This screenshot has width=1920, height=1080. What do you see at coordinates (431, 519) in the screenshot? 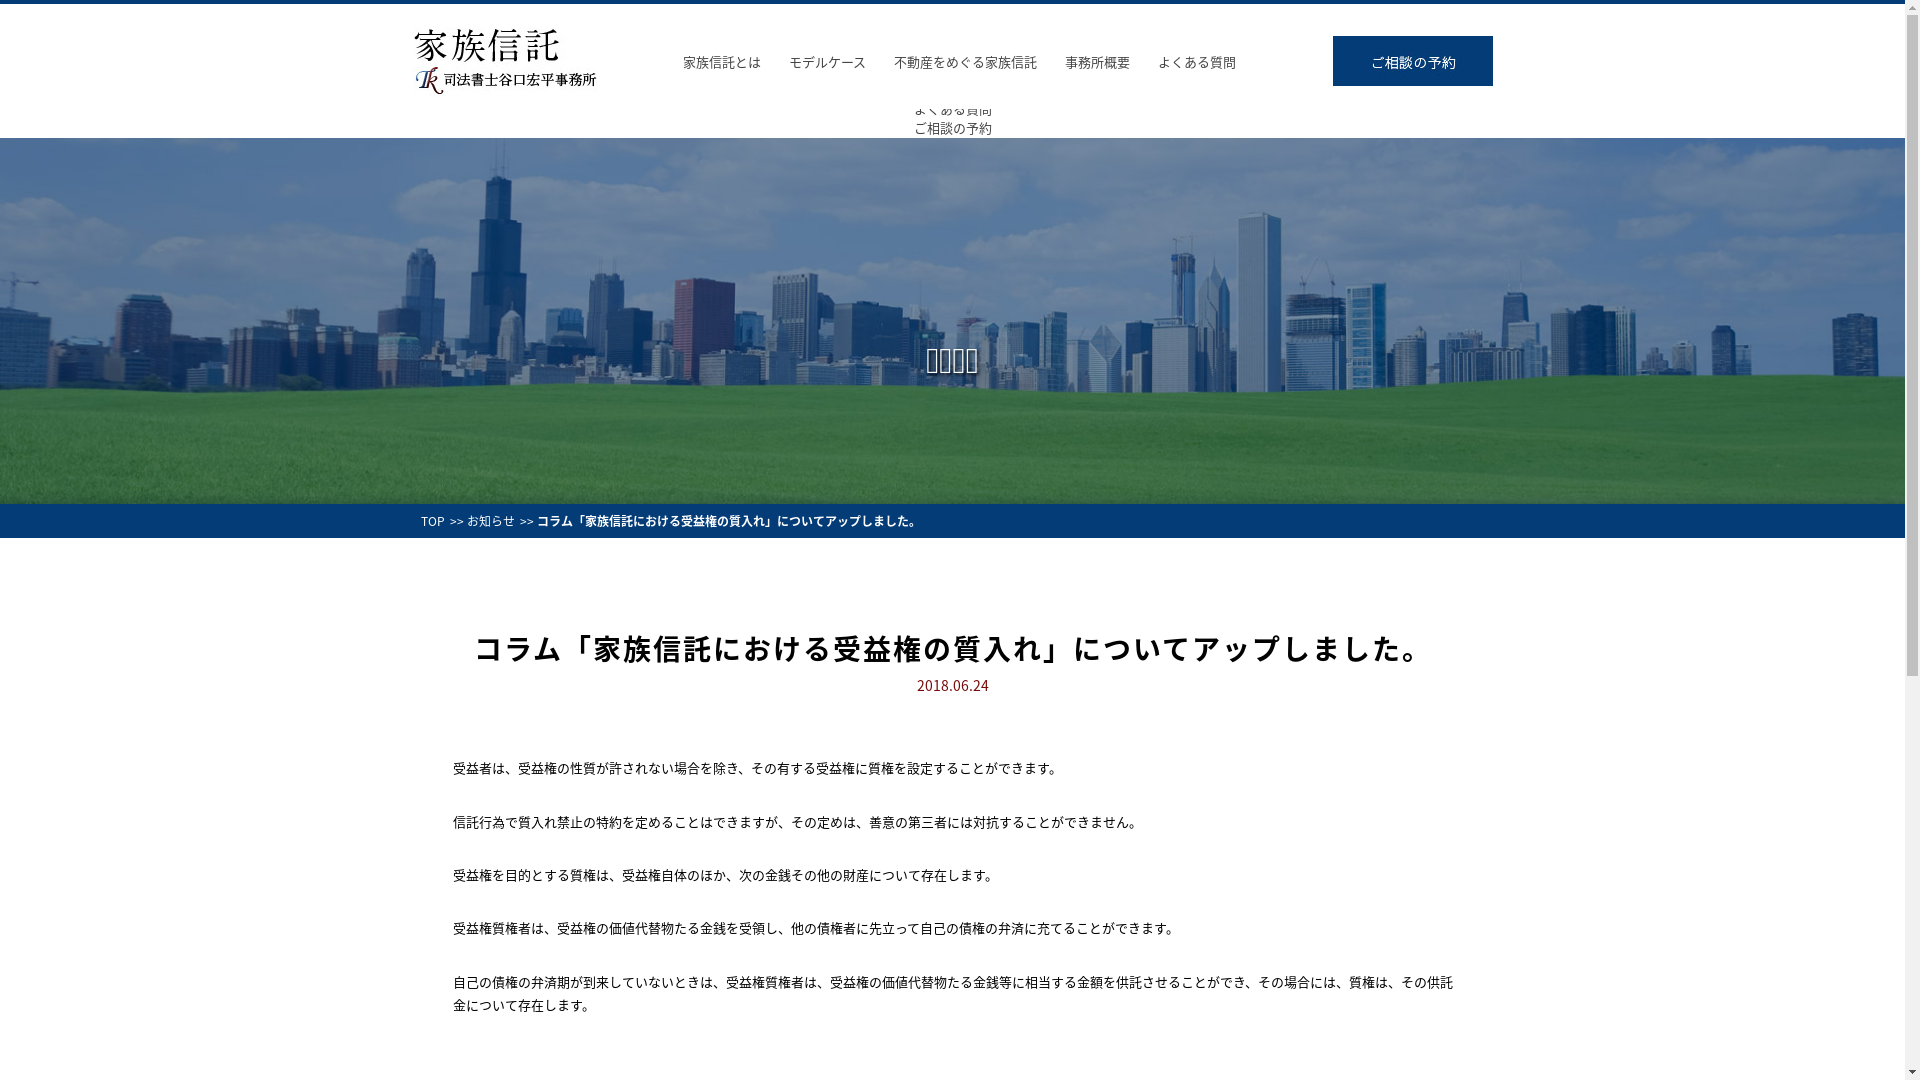
I see `'TOP'` at bounding box center [431, 519].